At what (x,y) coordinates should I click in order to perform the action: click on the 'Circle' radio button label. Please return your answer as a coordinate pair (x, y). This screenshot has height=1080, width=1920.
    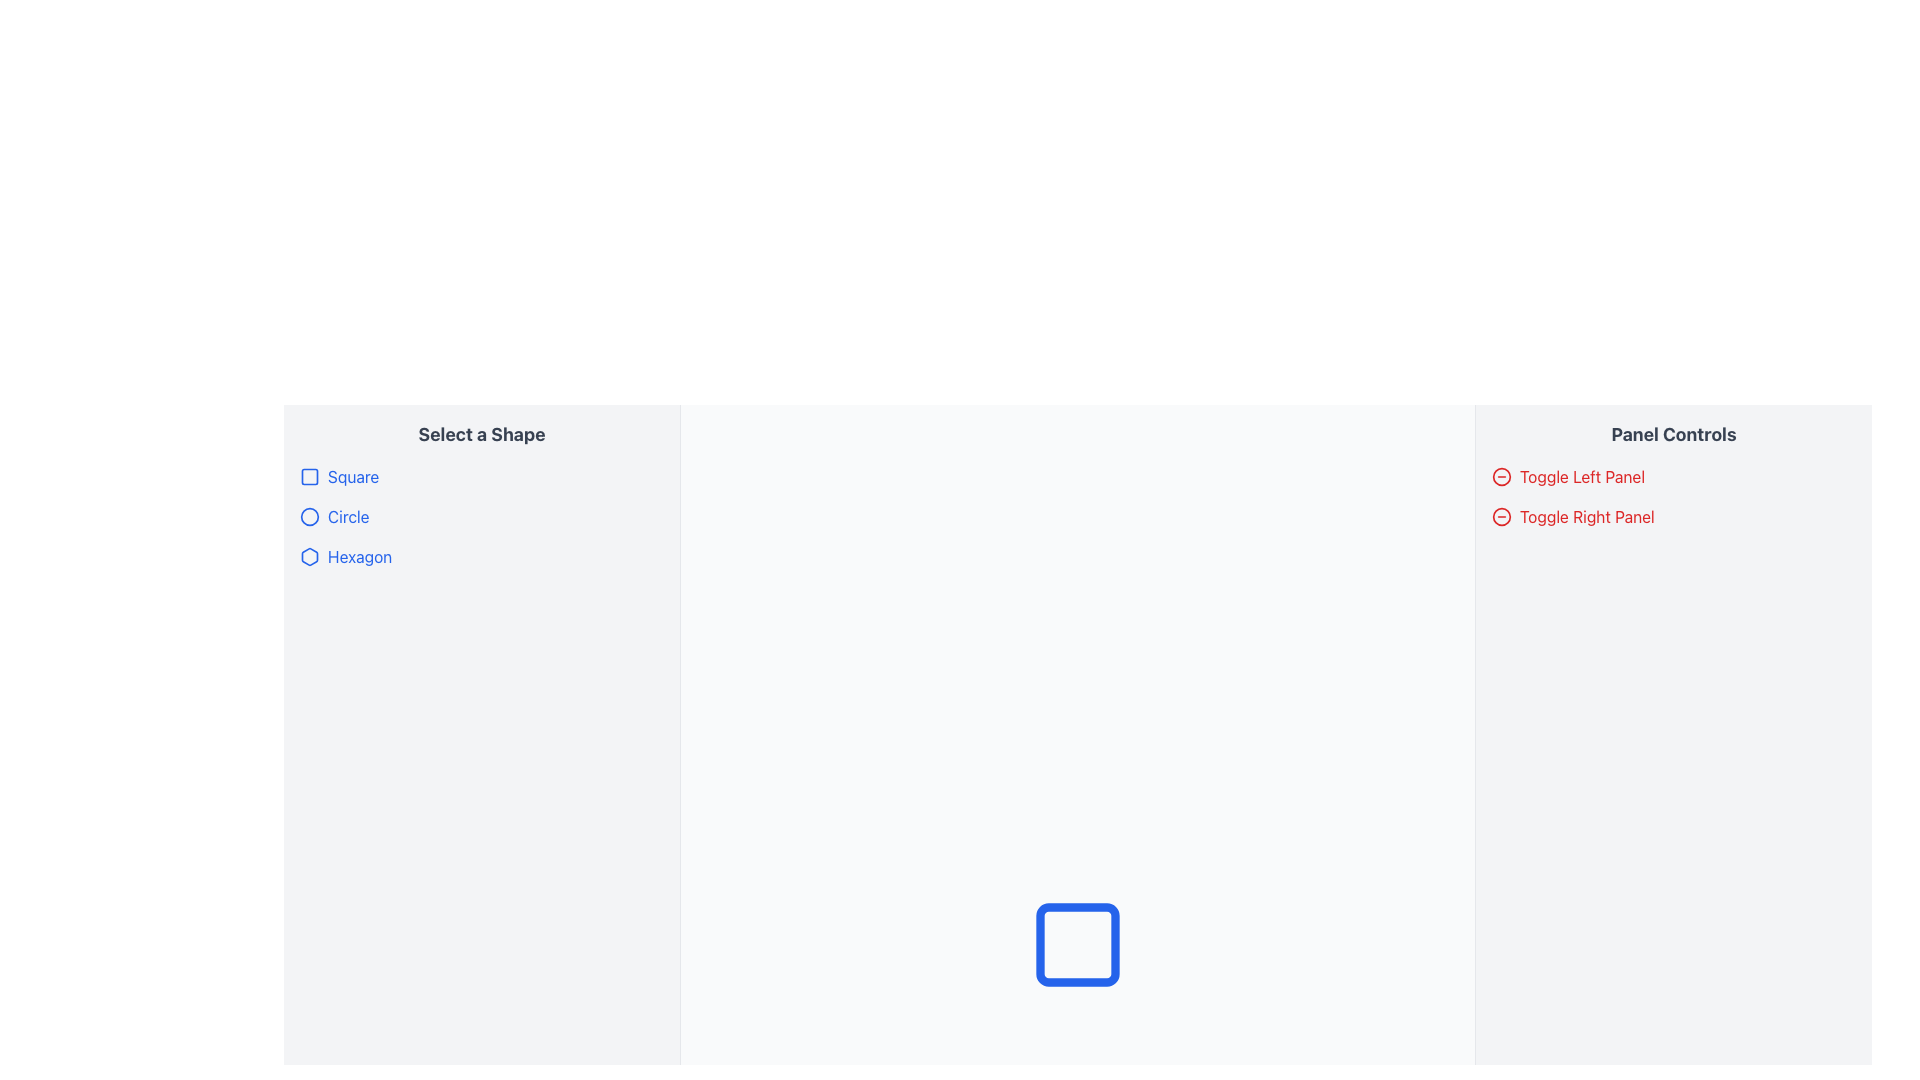
    Looking at the image, I should click on (334, 515).